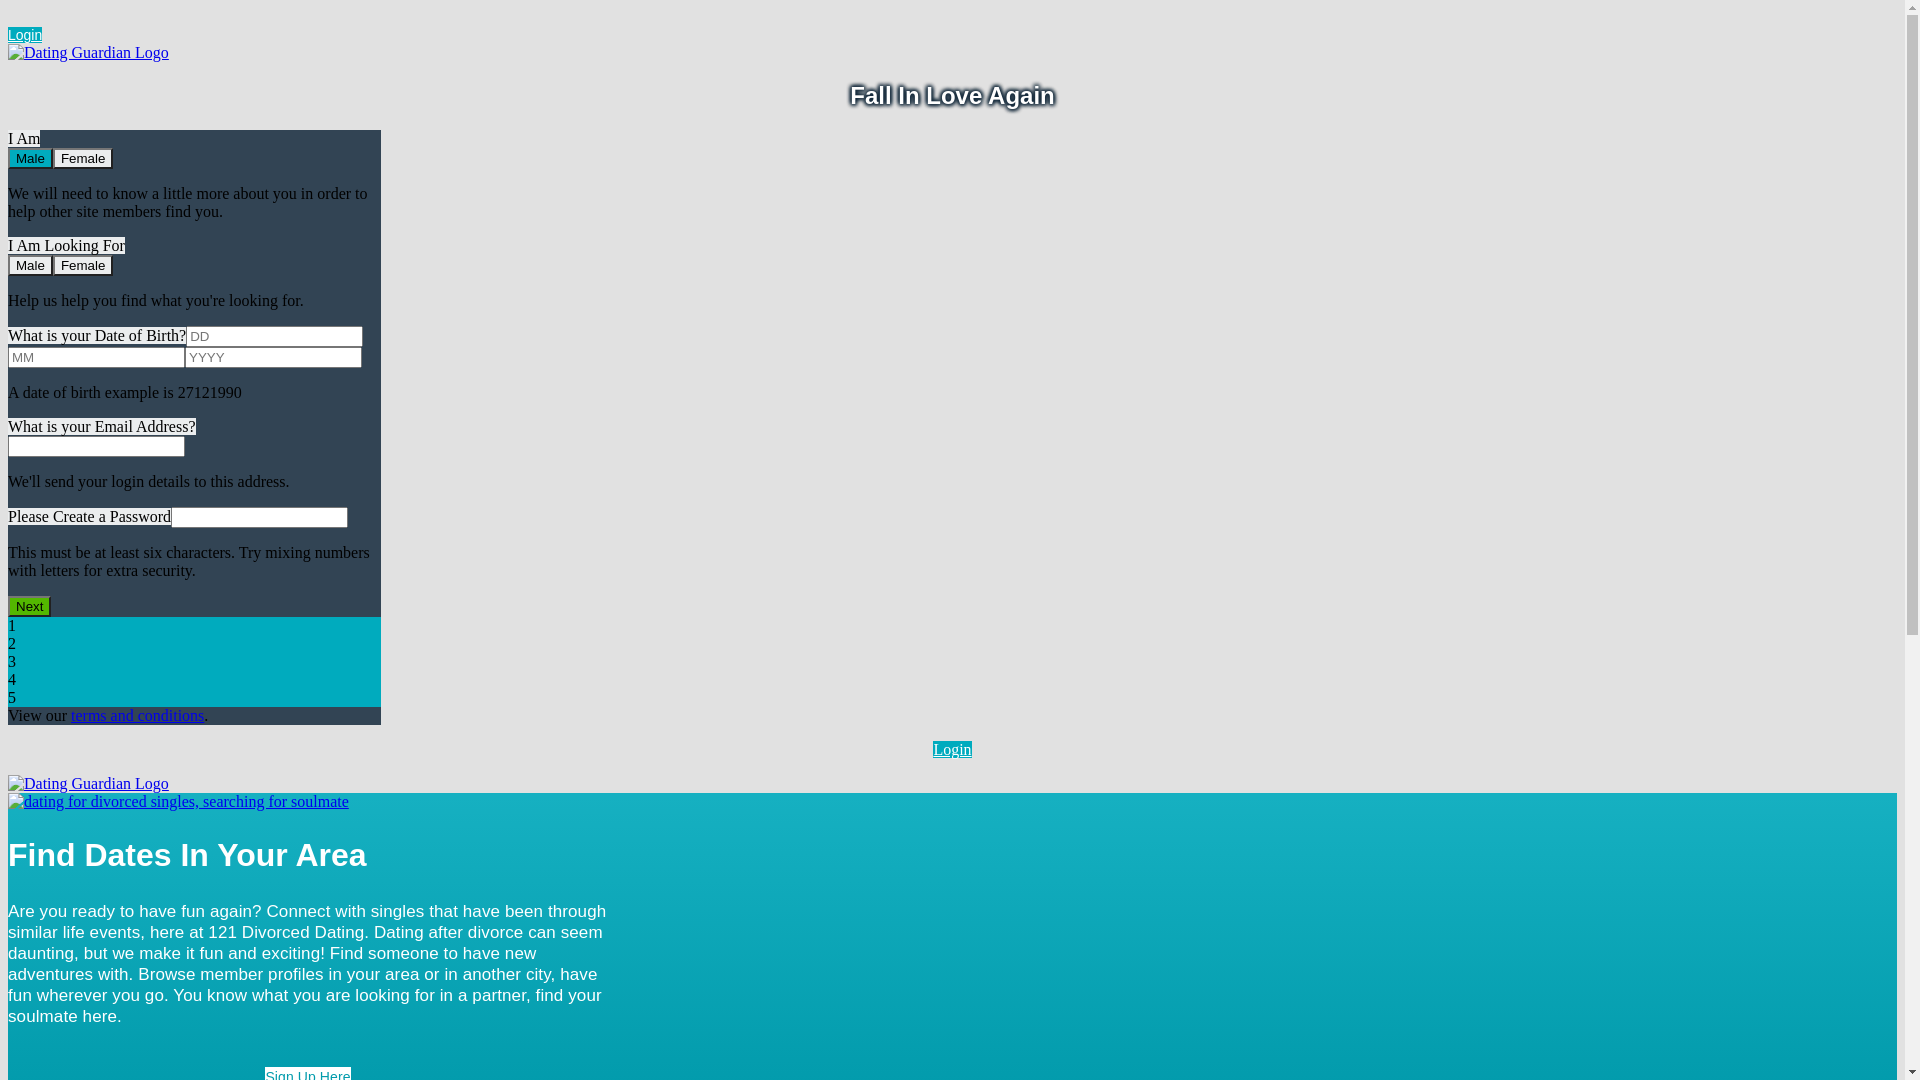 This screenshot has height=1080, width=1920. What do you see at coordinates (81, 157) in the screenshot?
I see `'Female'` at bounding box center [81, 157].